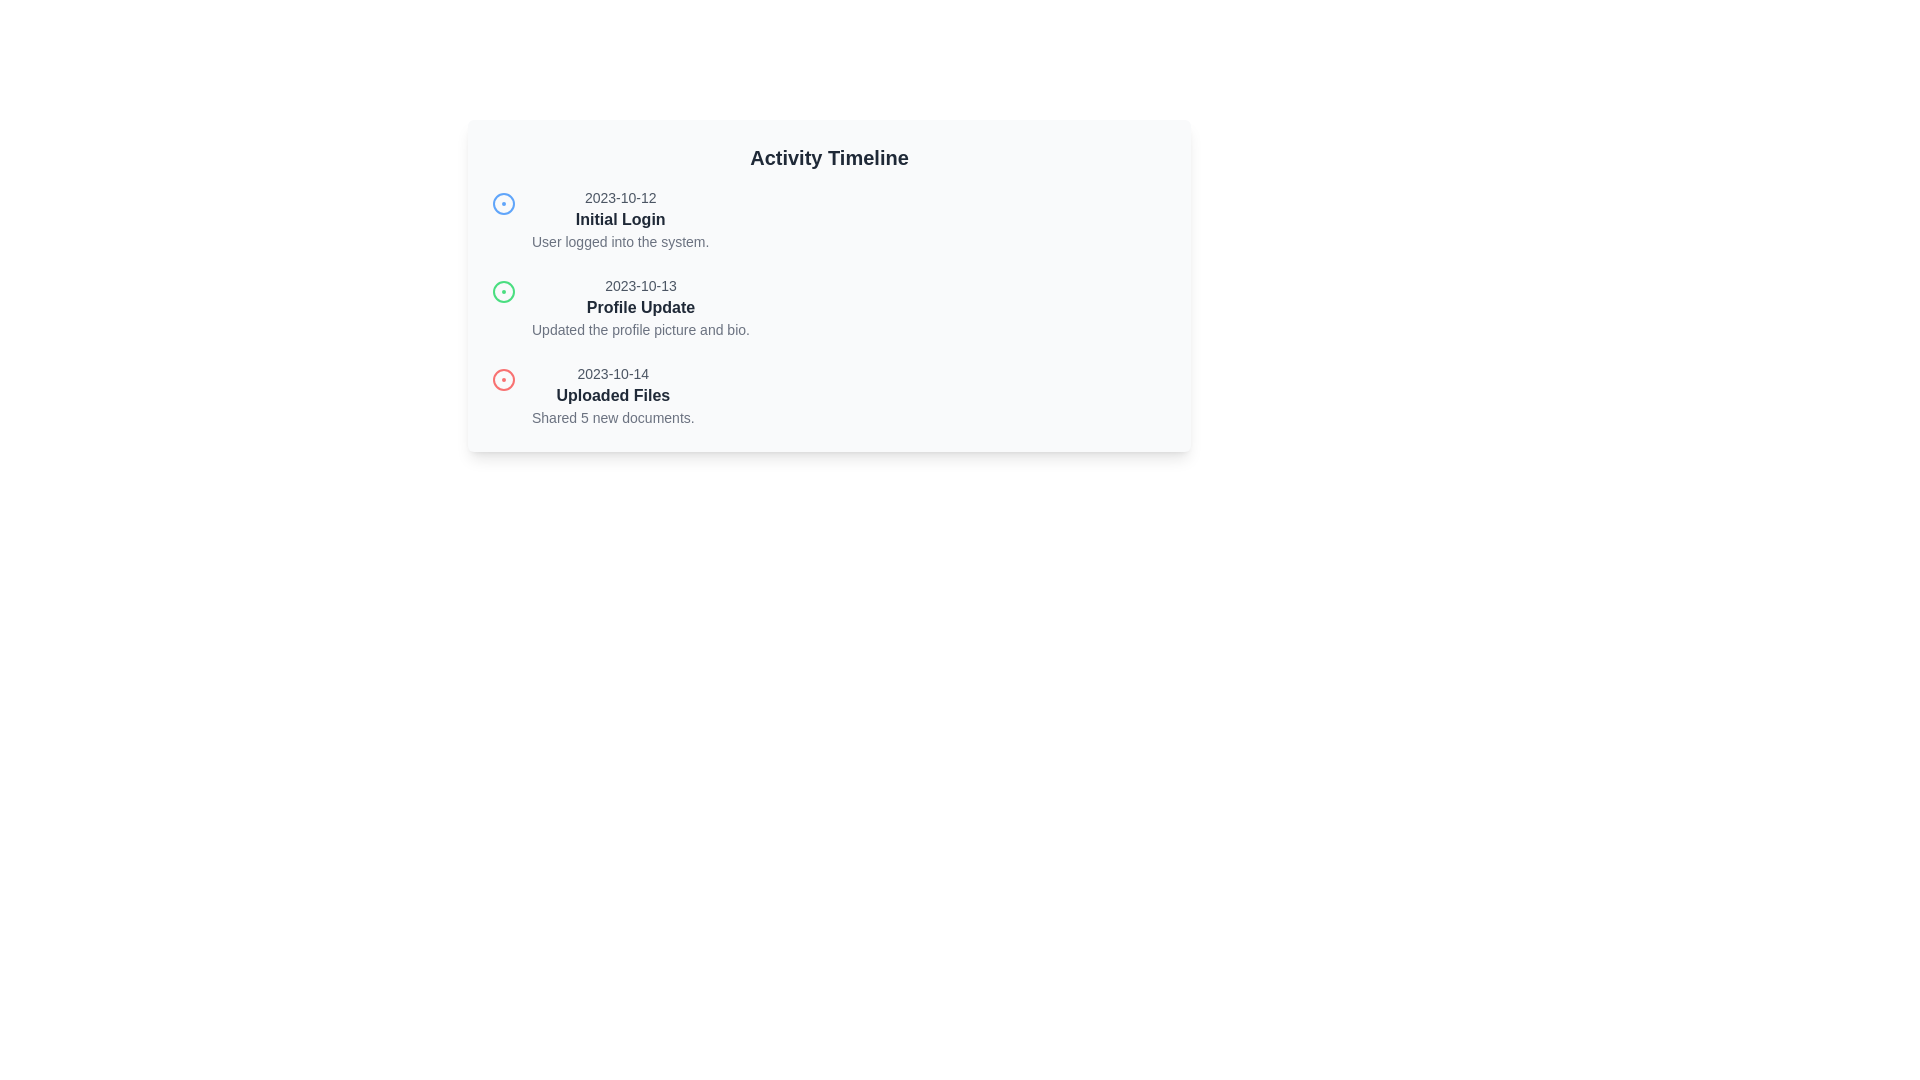 This screenshot has width=1920, height=1080. I want to click on text element that displays 'Shared 5 new documents.' located below the 'Uploaded Files' label in the activity timeline interface for October 14, so click(612, 416).